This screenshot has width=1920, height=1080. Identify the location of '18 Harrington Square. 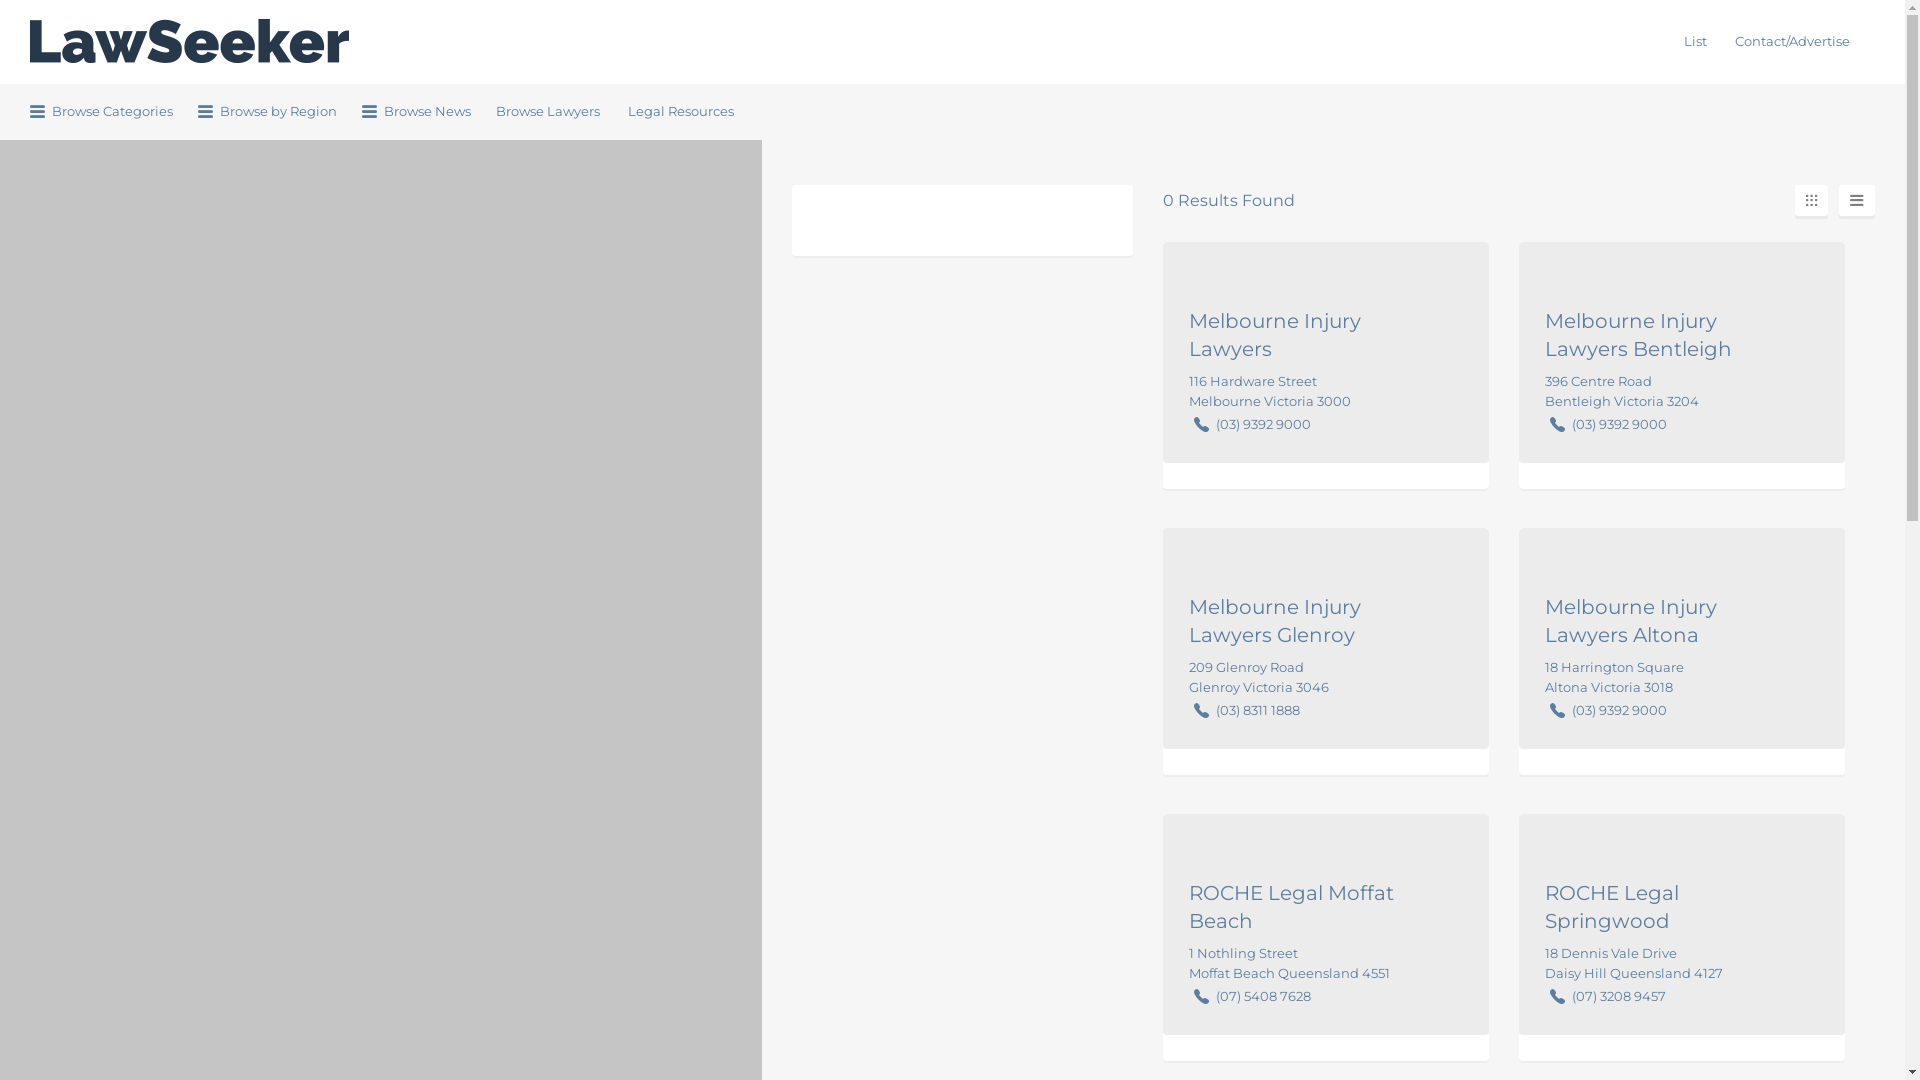
(1614, 675).